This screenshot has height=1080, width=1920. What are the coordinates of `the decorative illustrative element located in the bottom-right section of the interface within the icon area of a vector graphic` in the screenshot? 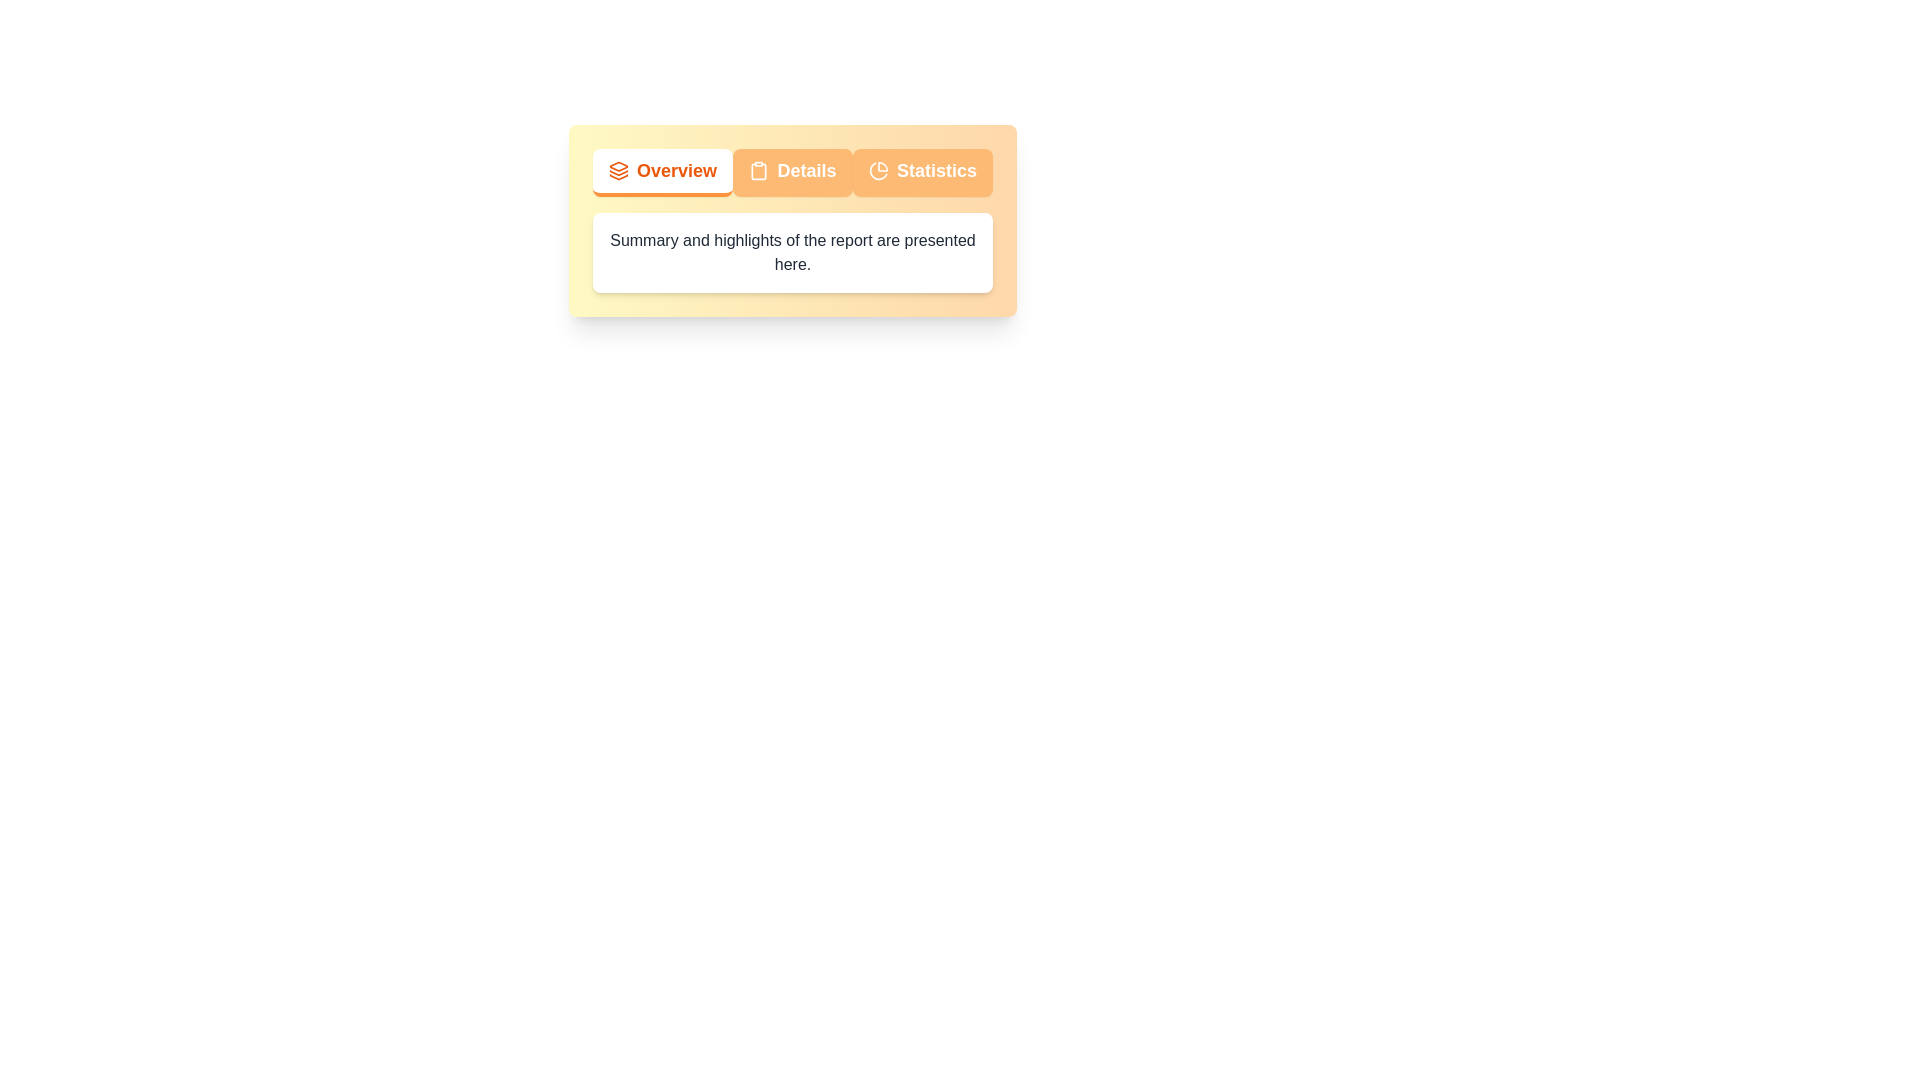 It's located at (618, 176).